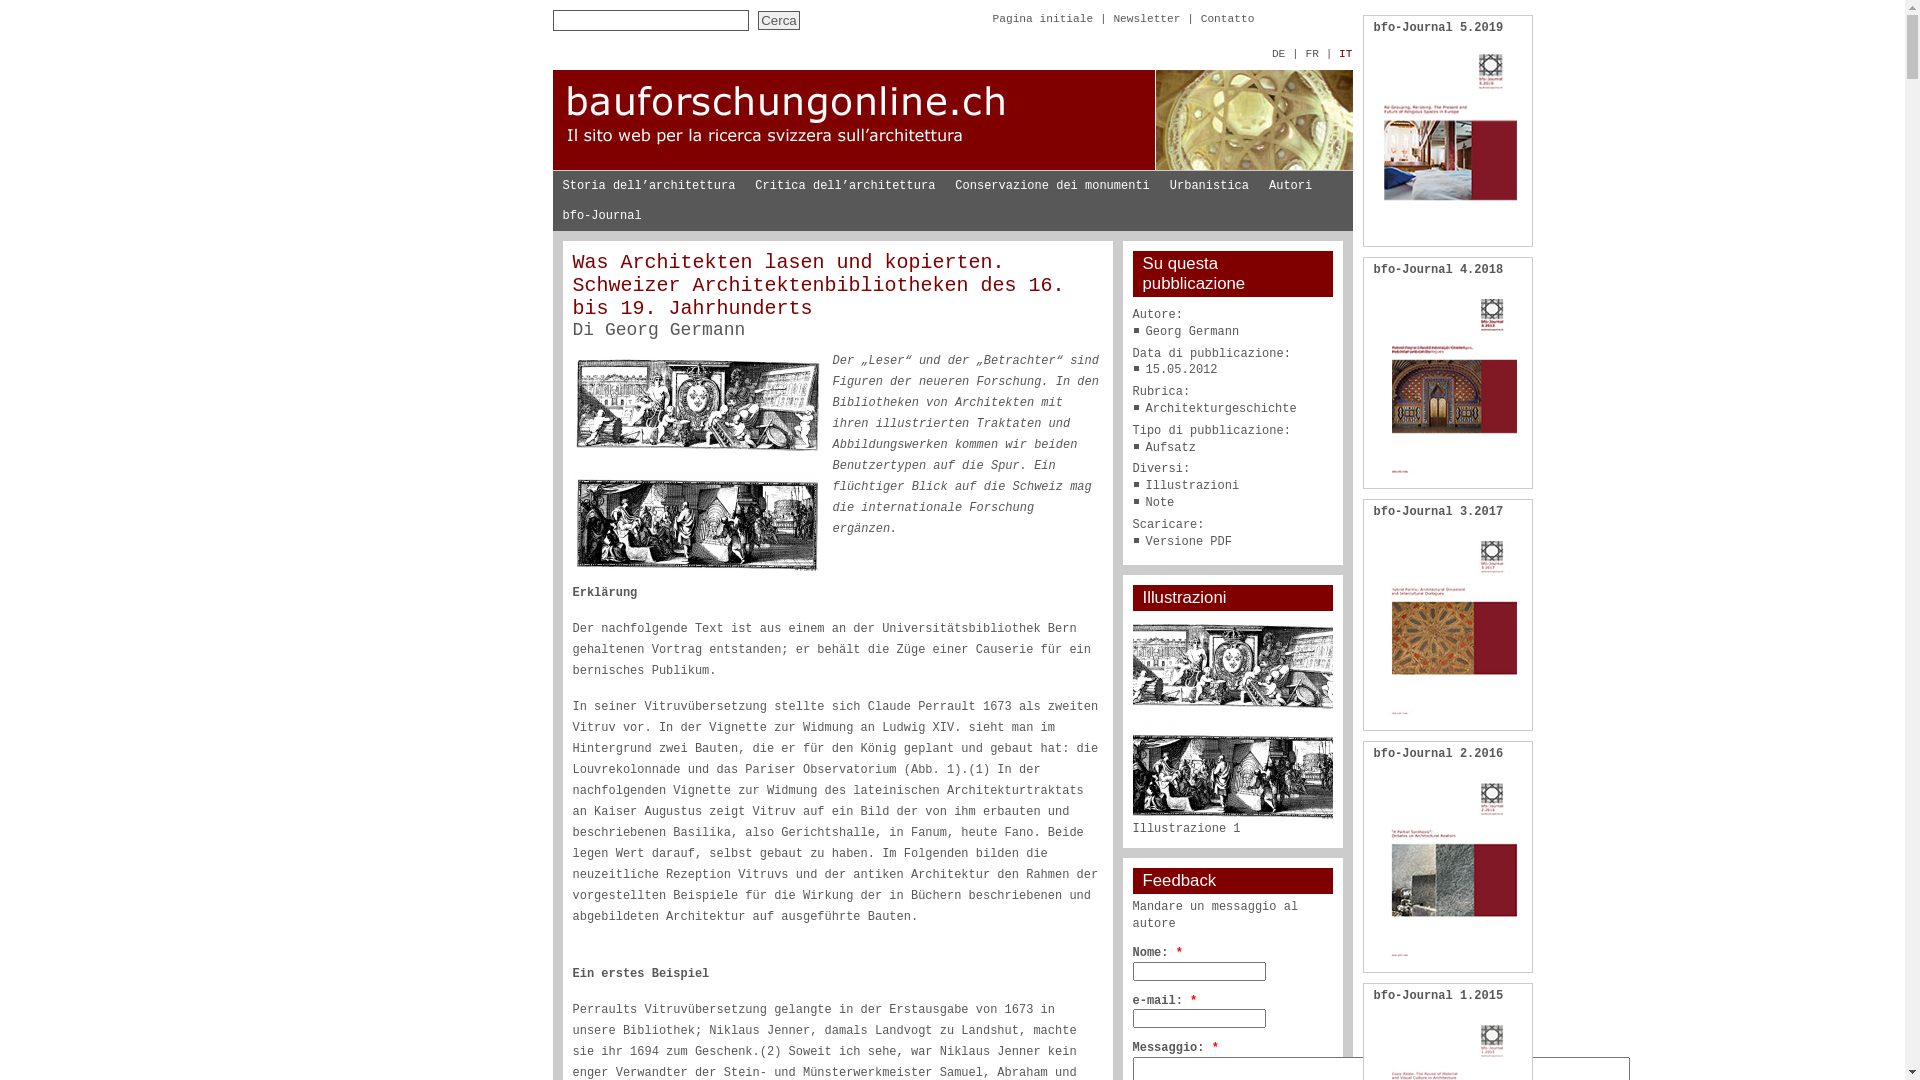  I want to click on 'bfo-Journal 1.2015', so click(1372, 995).